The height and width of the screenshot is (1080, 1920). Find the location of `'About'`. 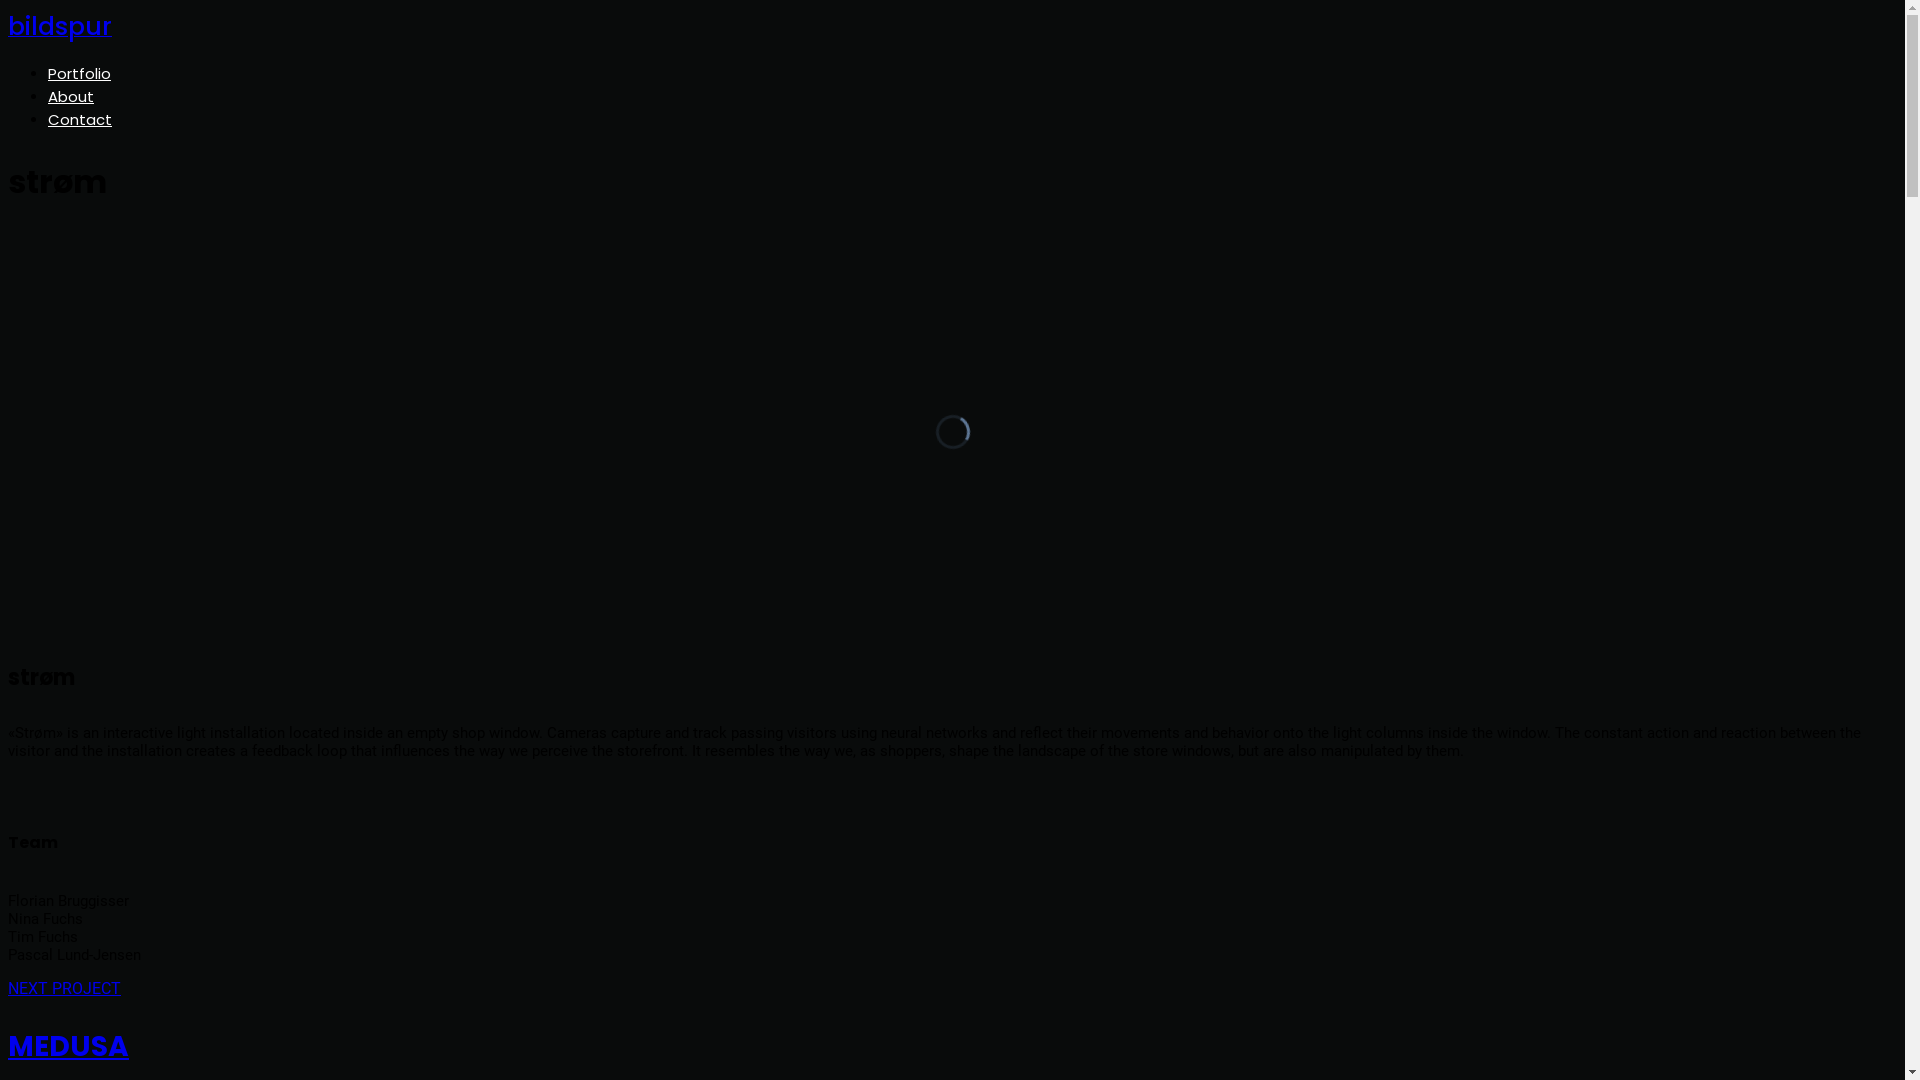

'About' is located at coordinates (48, 96).